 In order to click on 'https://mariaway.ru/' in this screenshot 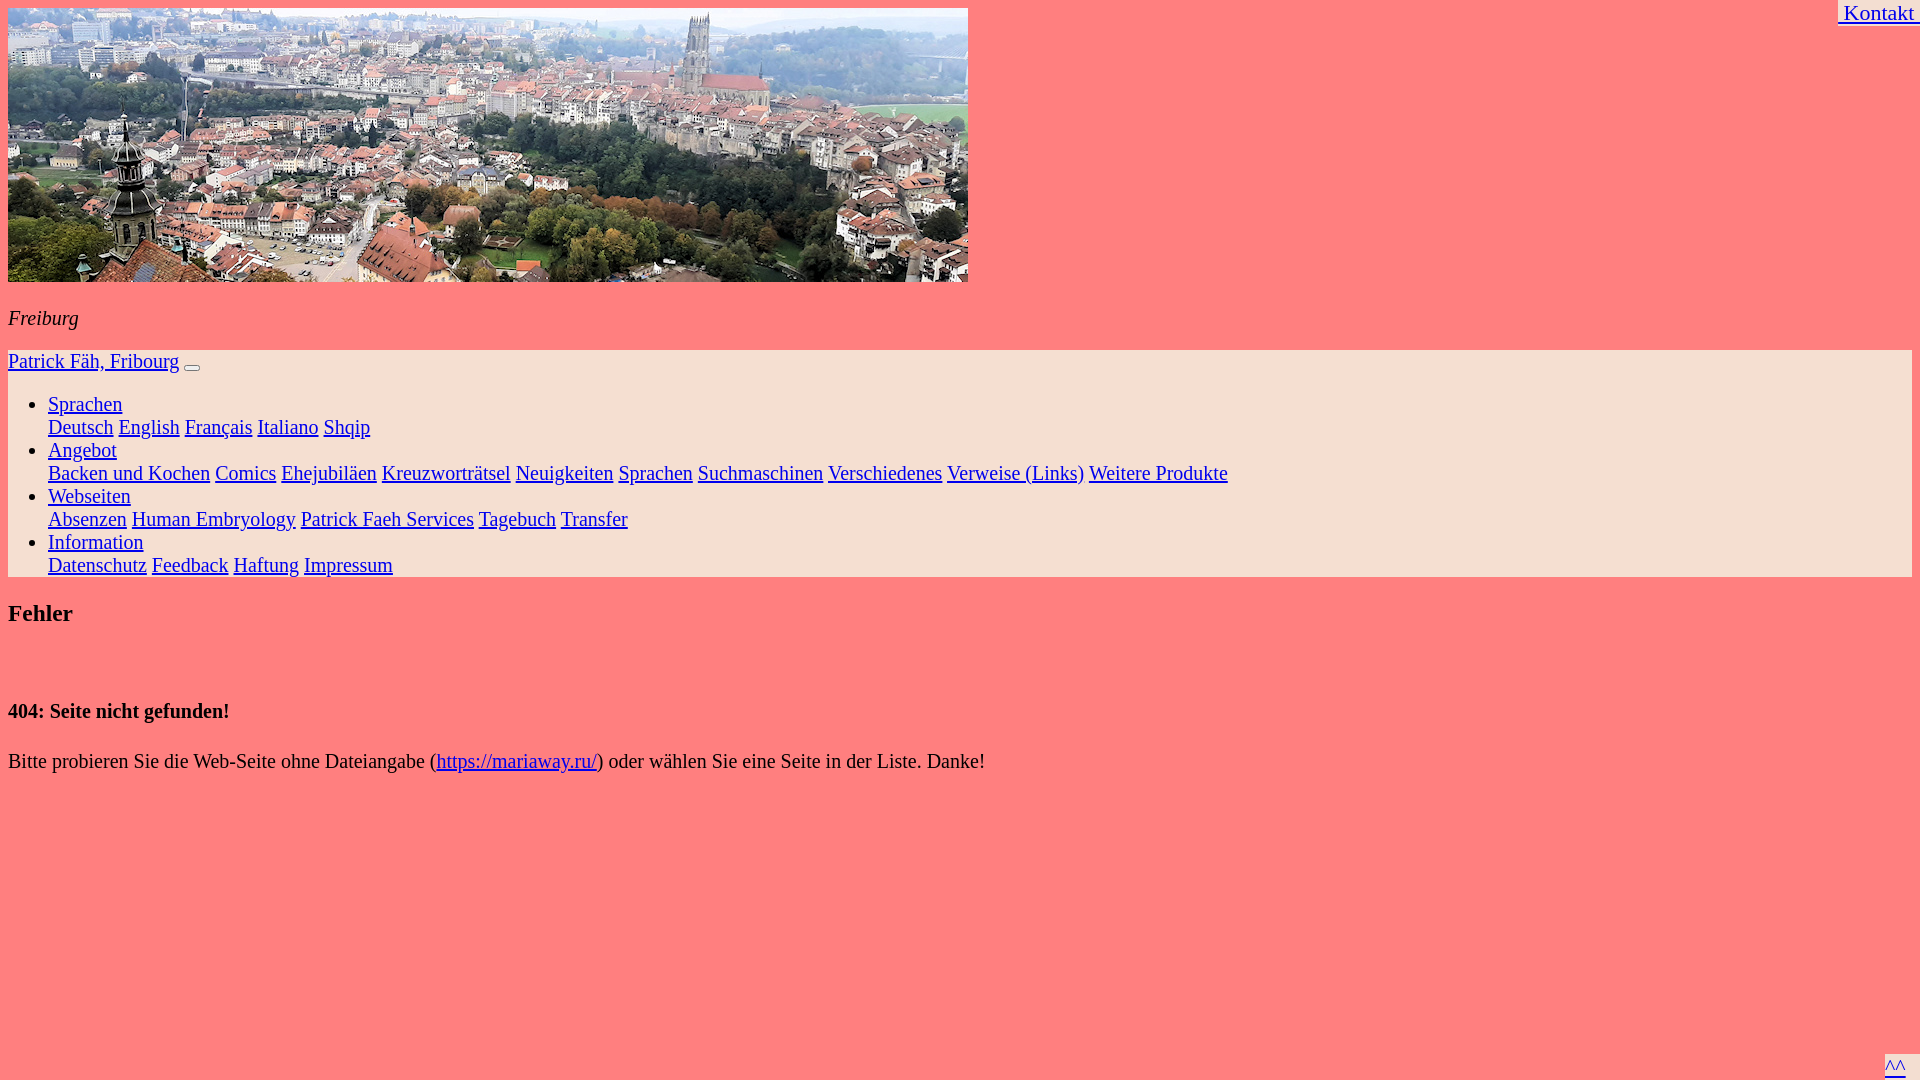, I will do `click(515, 760)`.